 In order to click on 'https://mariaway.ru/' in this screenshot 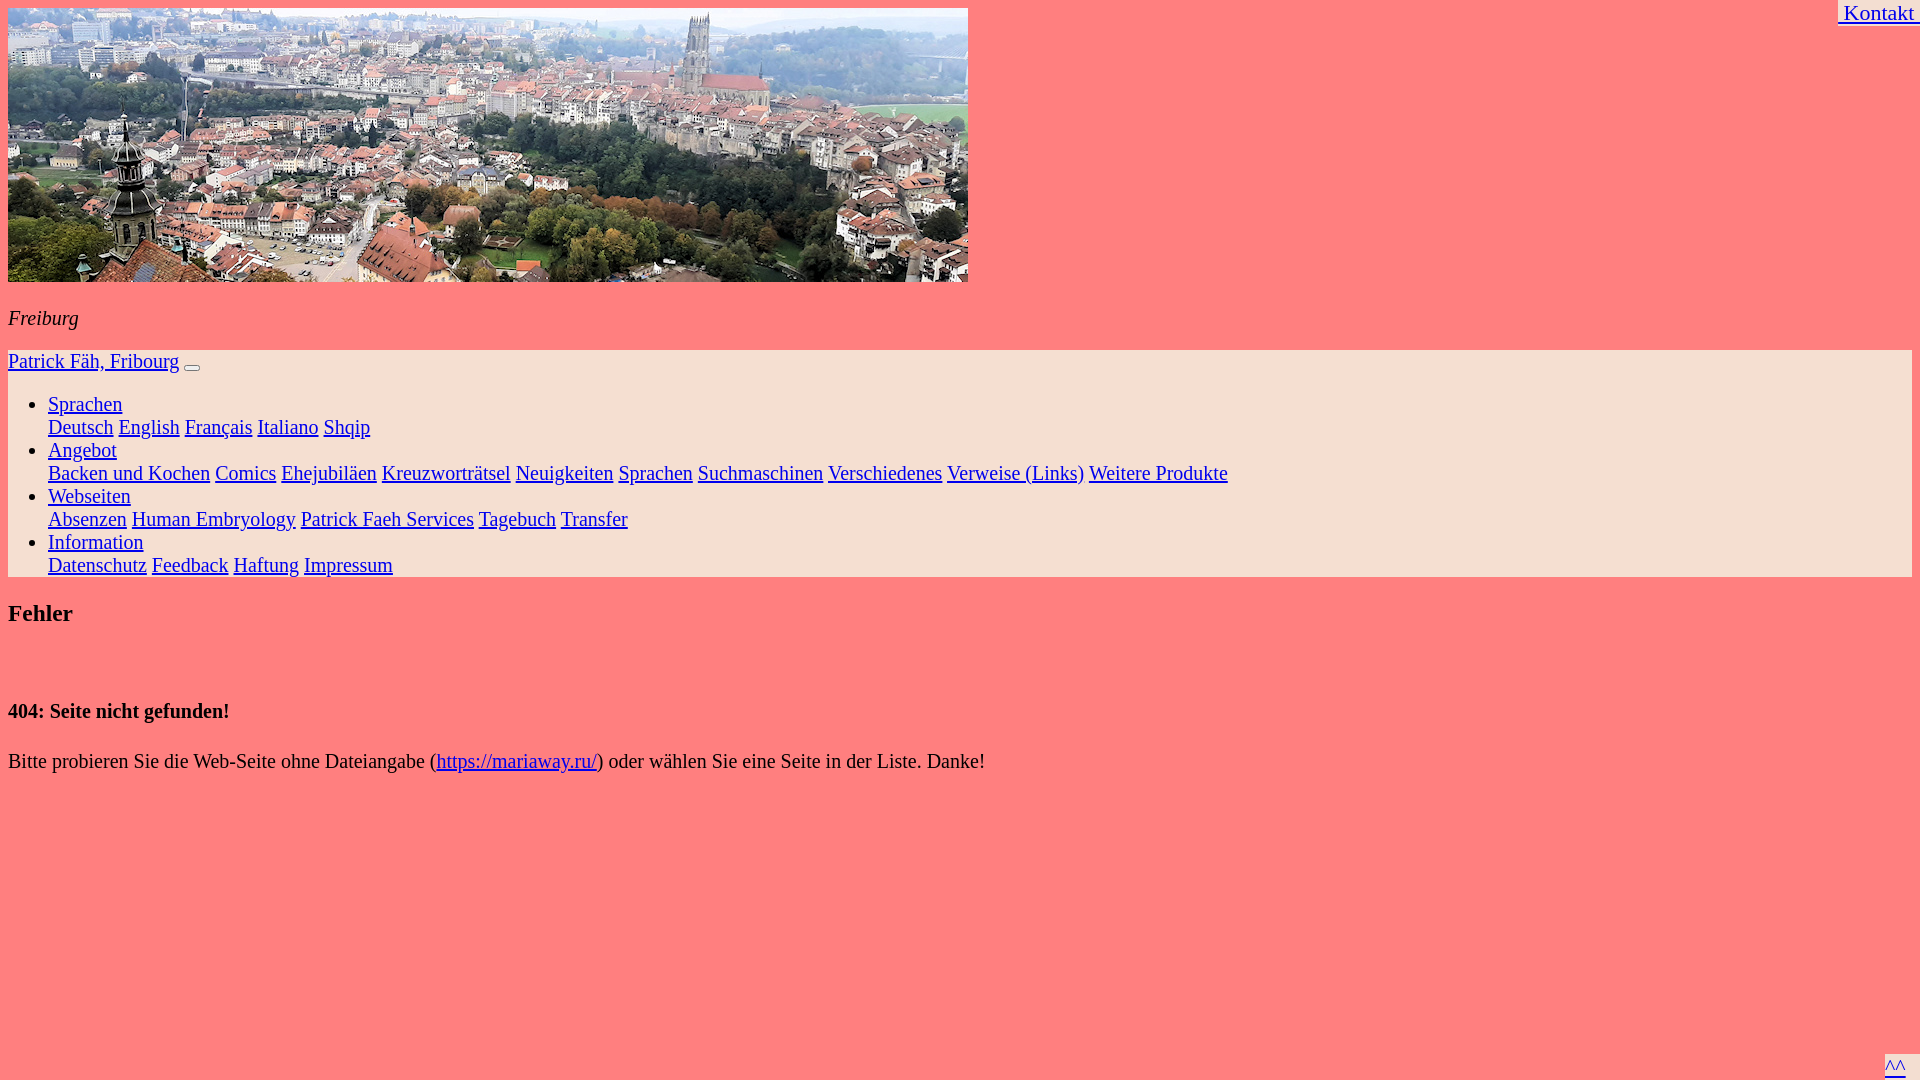, I will do `click(515, 760)`.